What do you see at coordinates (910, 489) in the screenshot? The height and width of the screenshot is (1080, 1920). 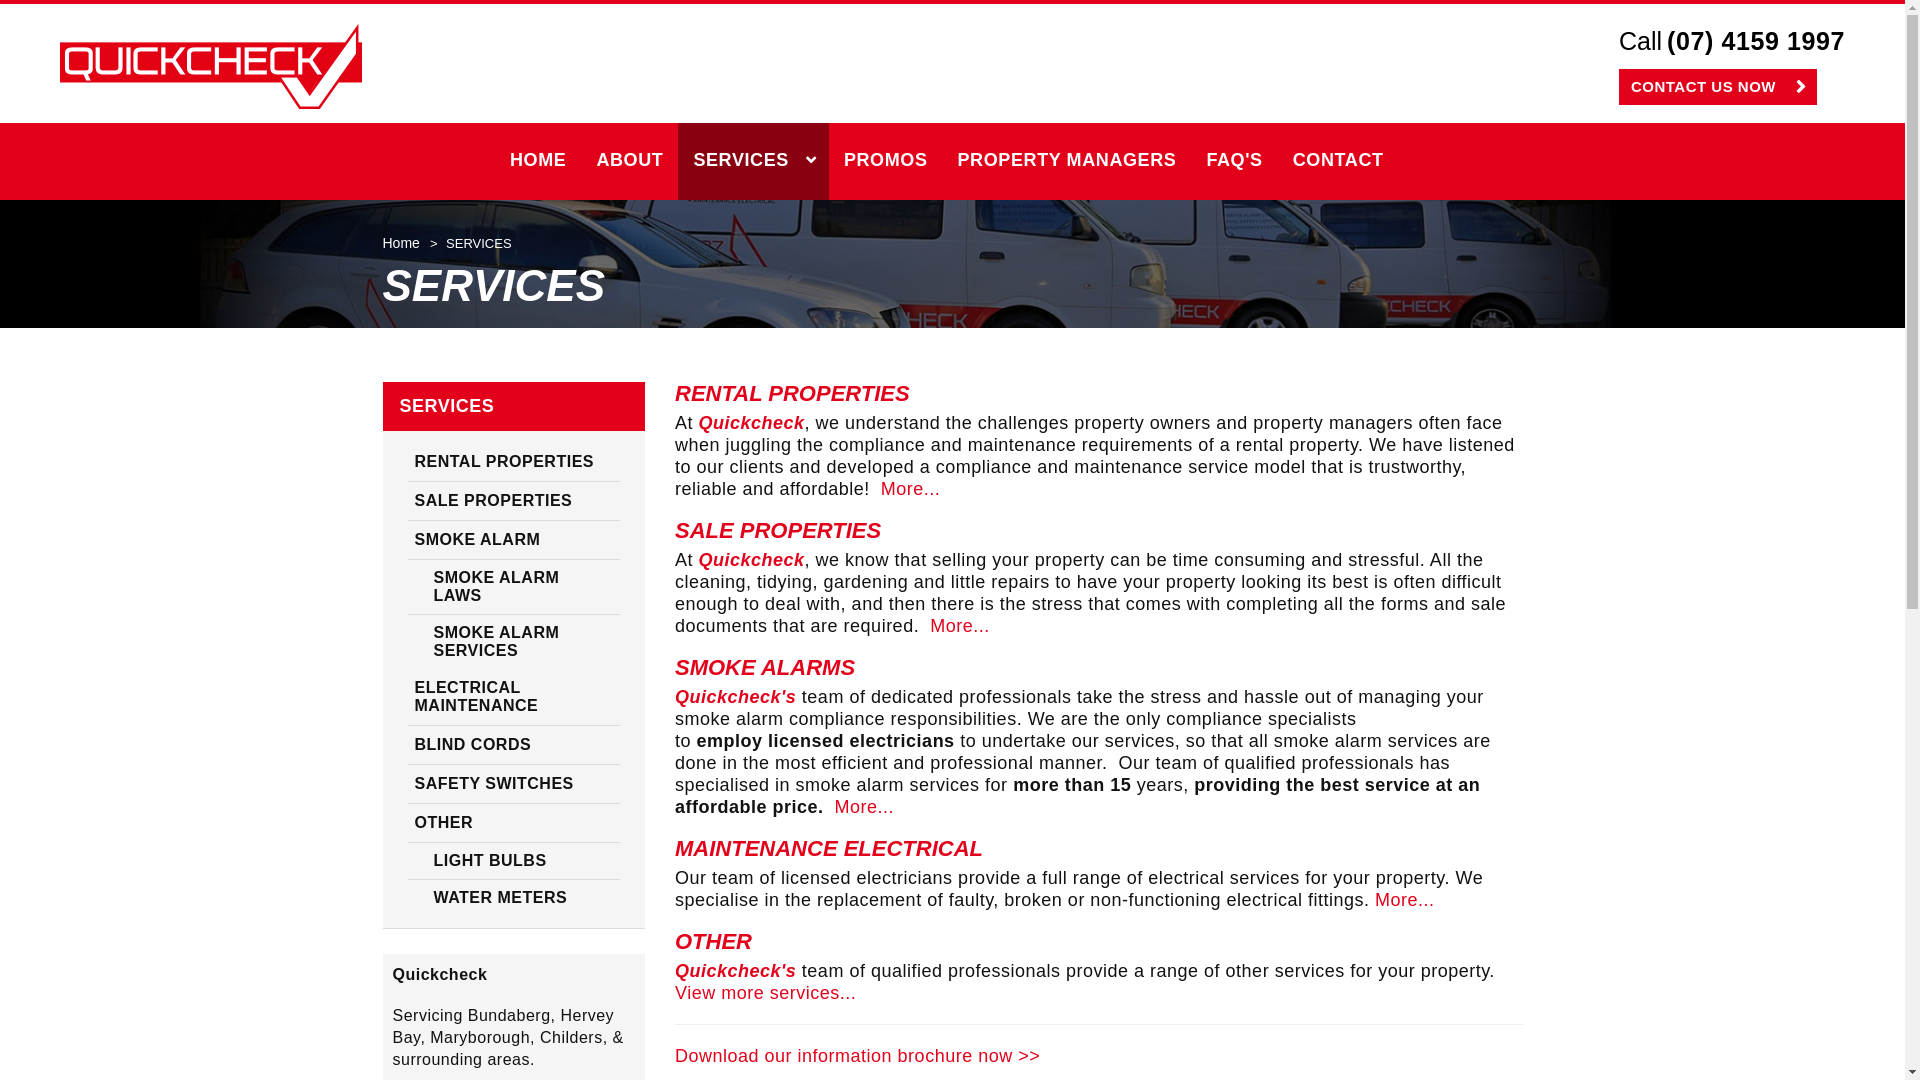 I see `'More...'` at bounding box center [910, 489].